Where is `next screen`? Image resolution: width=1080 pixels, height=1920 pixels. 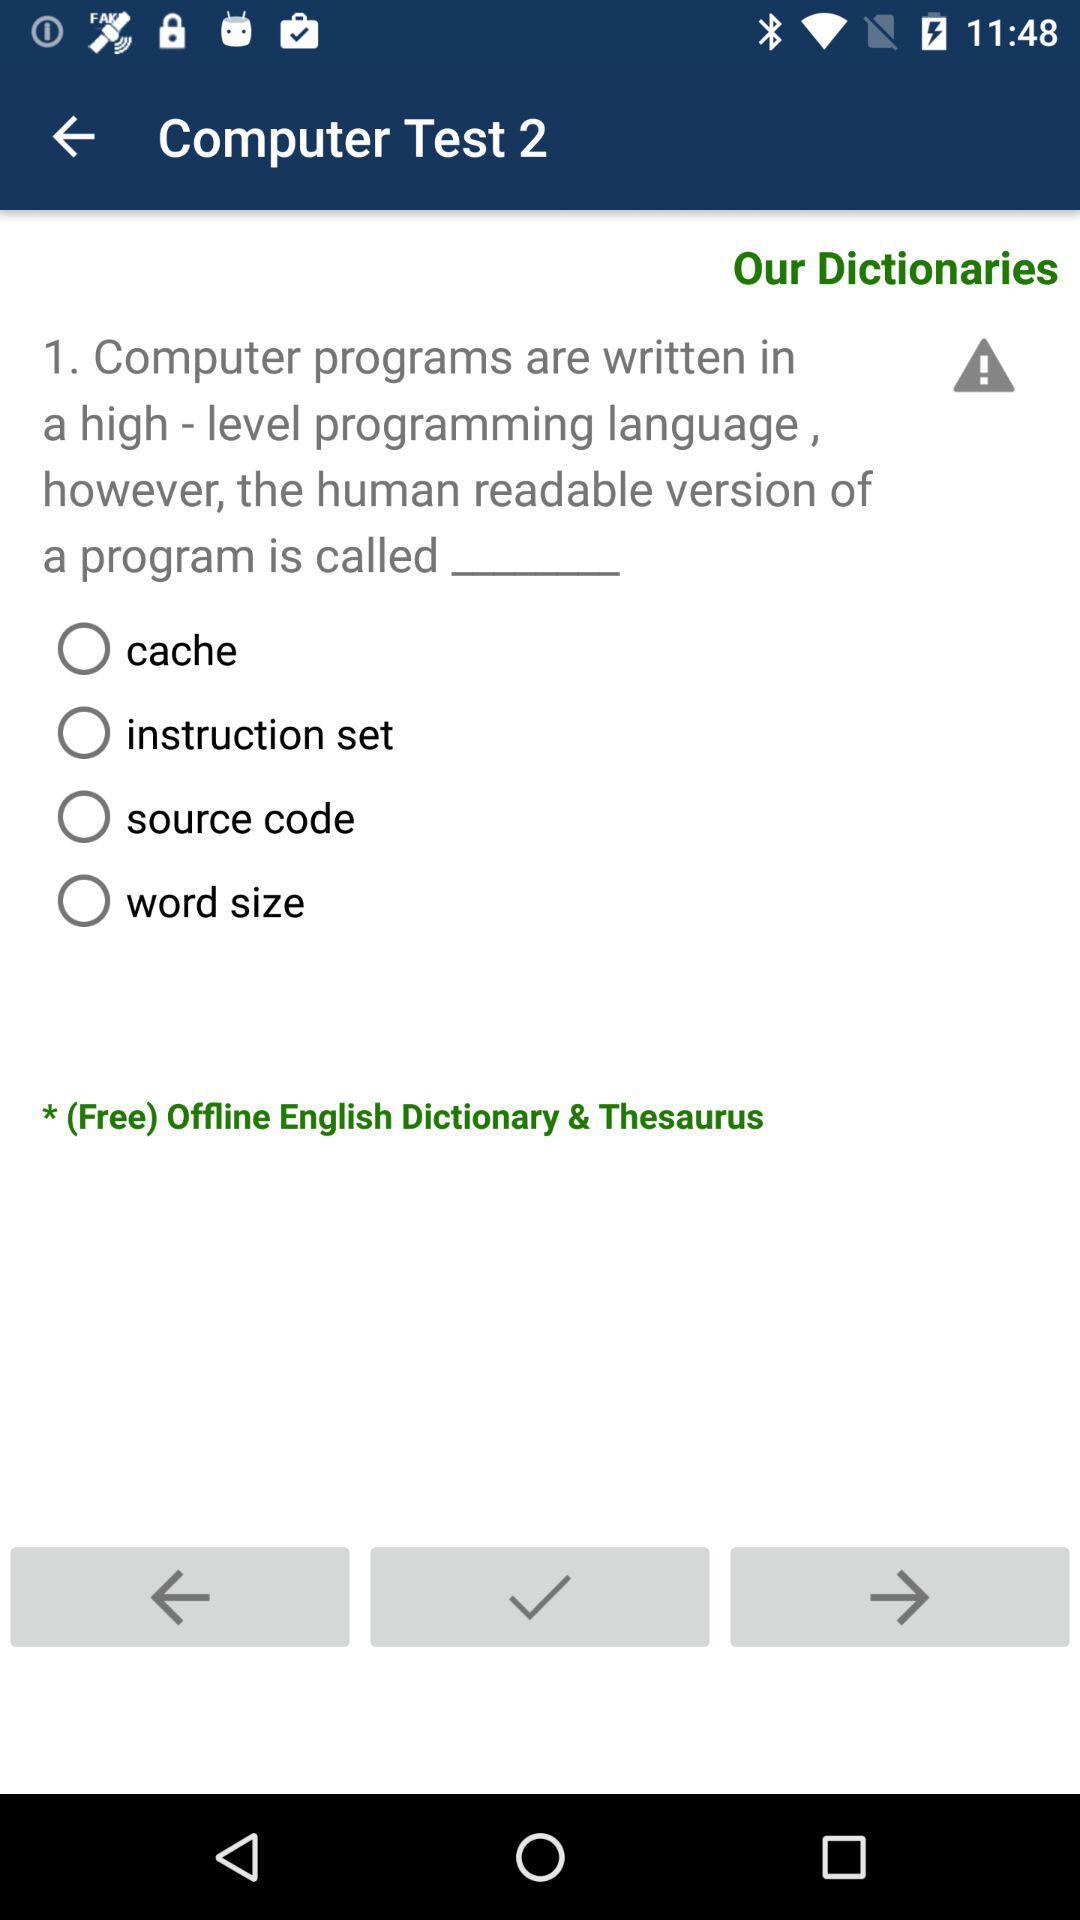 next screen is located at coordinates (898, 1596).